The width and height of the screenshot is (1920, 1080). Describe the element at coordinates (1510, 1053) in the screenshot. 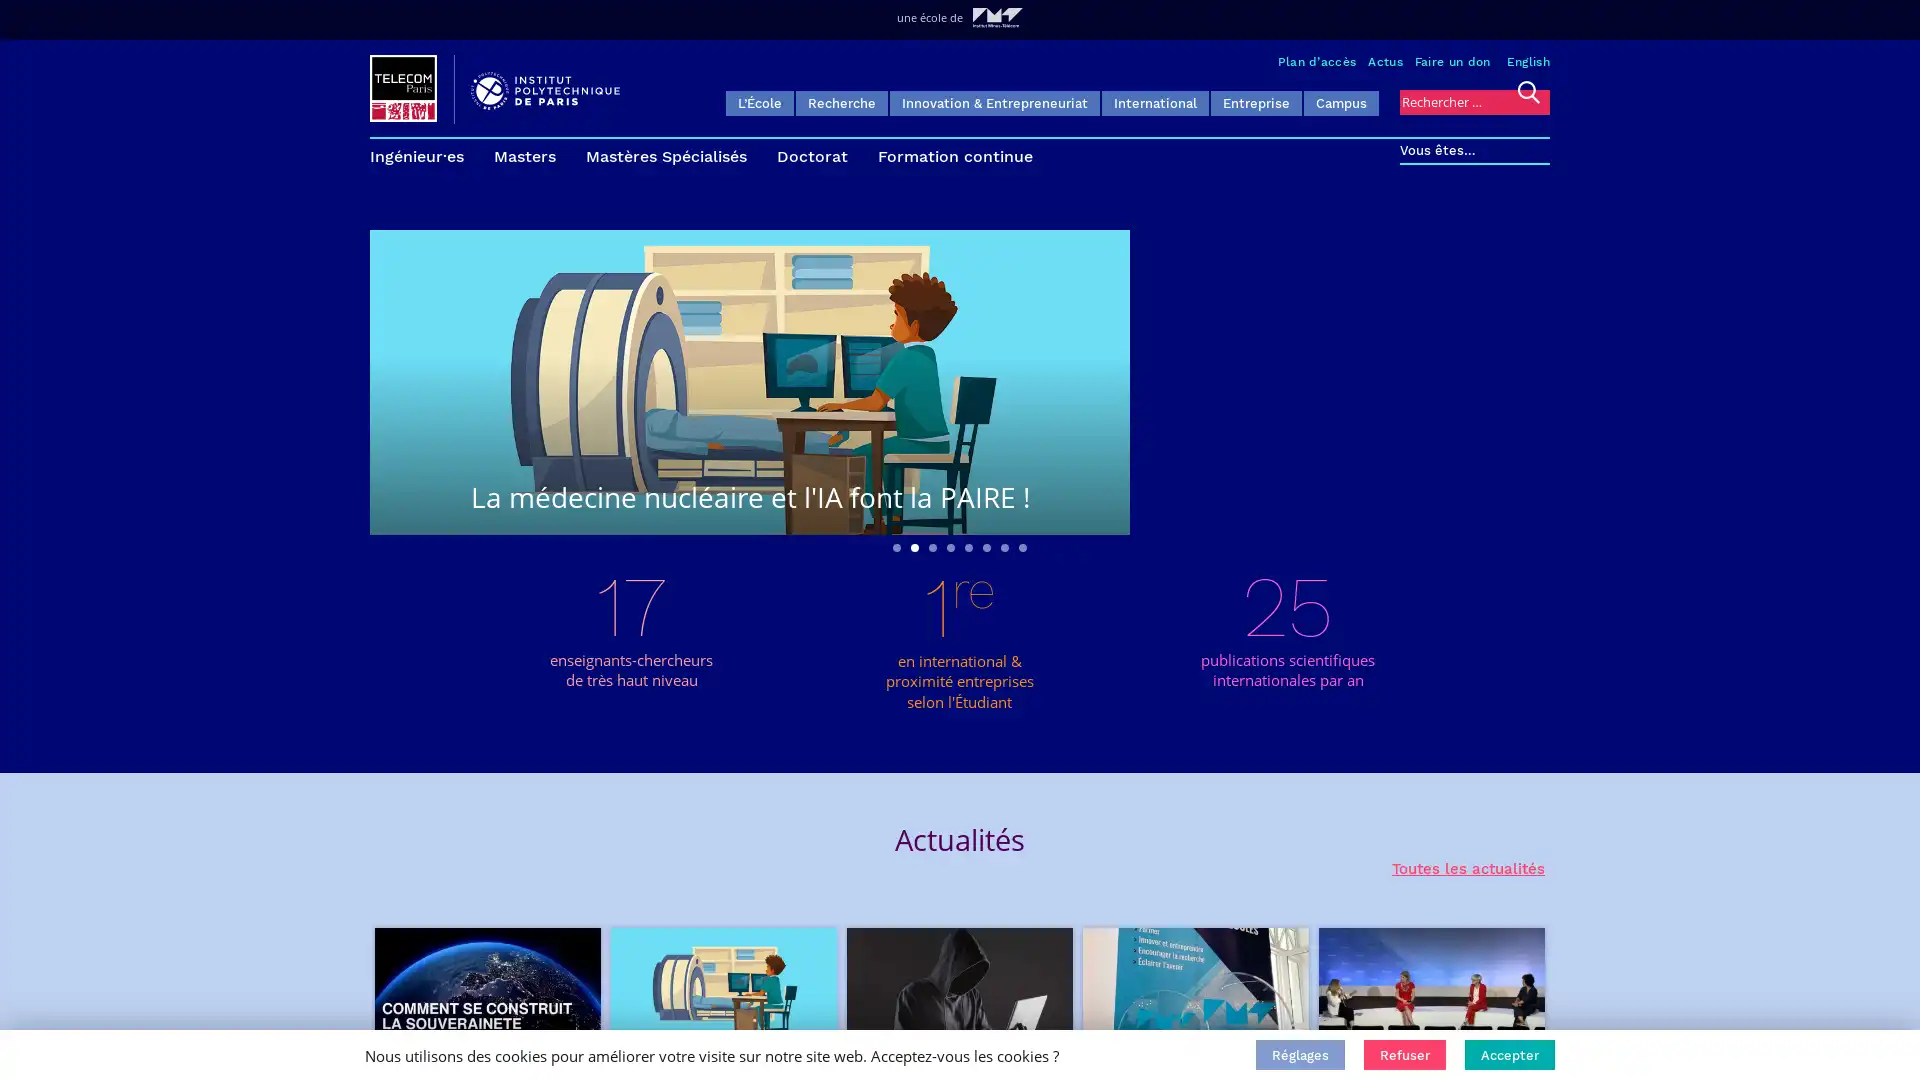

I see `Accepter` at that location.